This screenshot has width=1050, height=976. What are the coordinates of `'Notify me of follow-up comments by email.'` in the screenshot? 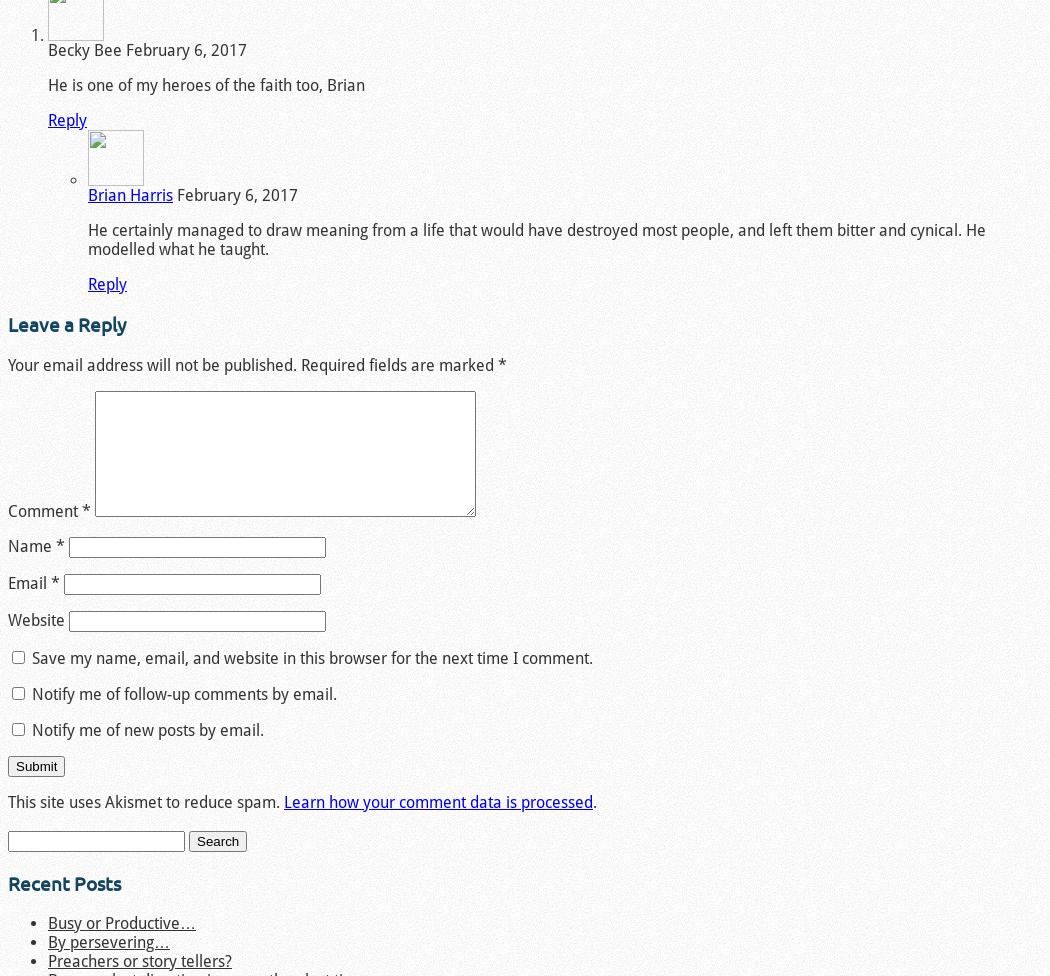 It's located at (184, 693).